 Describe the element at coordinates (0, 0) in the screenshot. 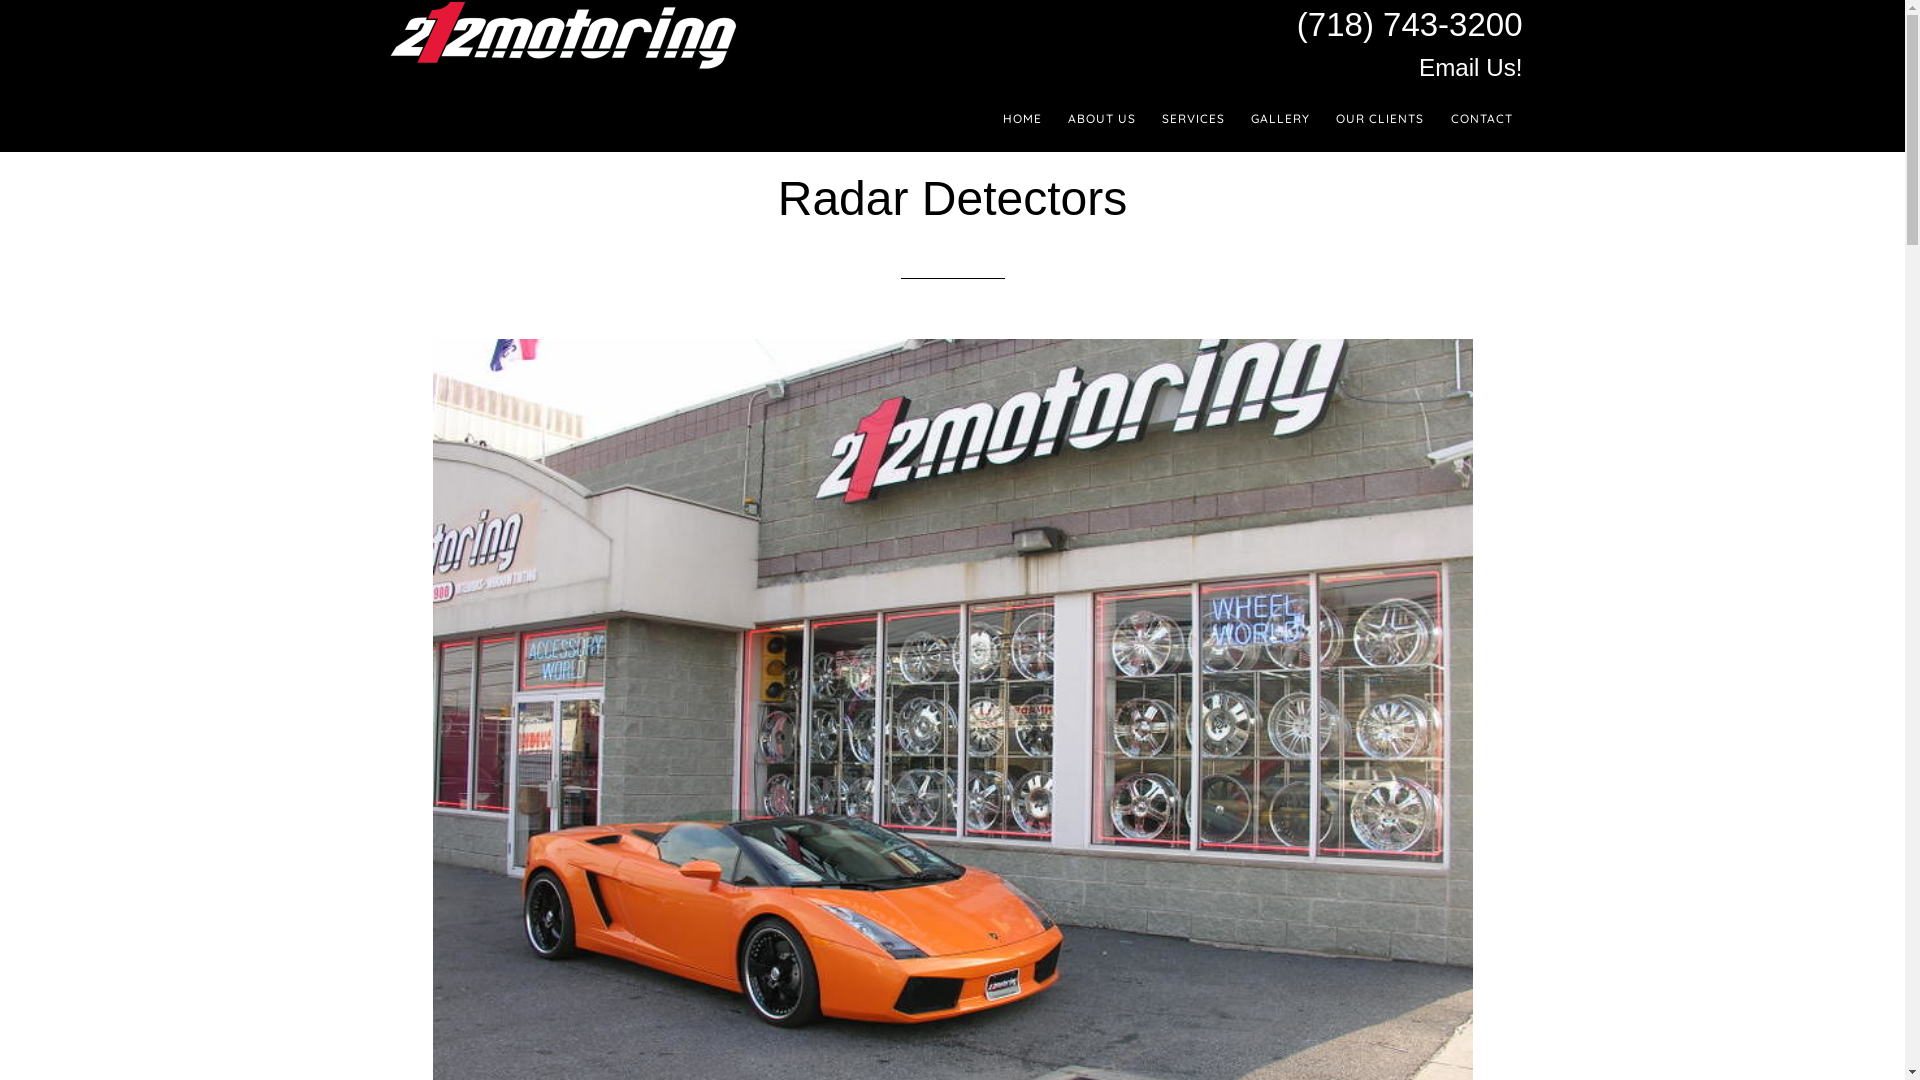

I see `'Skip to main content'` at that location.